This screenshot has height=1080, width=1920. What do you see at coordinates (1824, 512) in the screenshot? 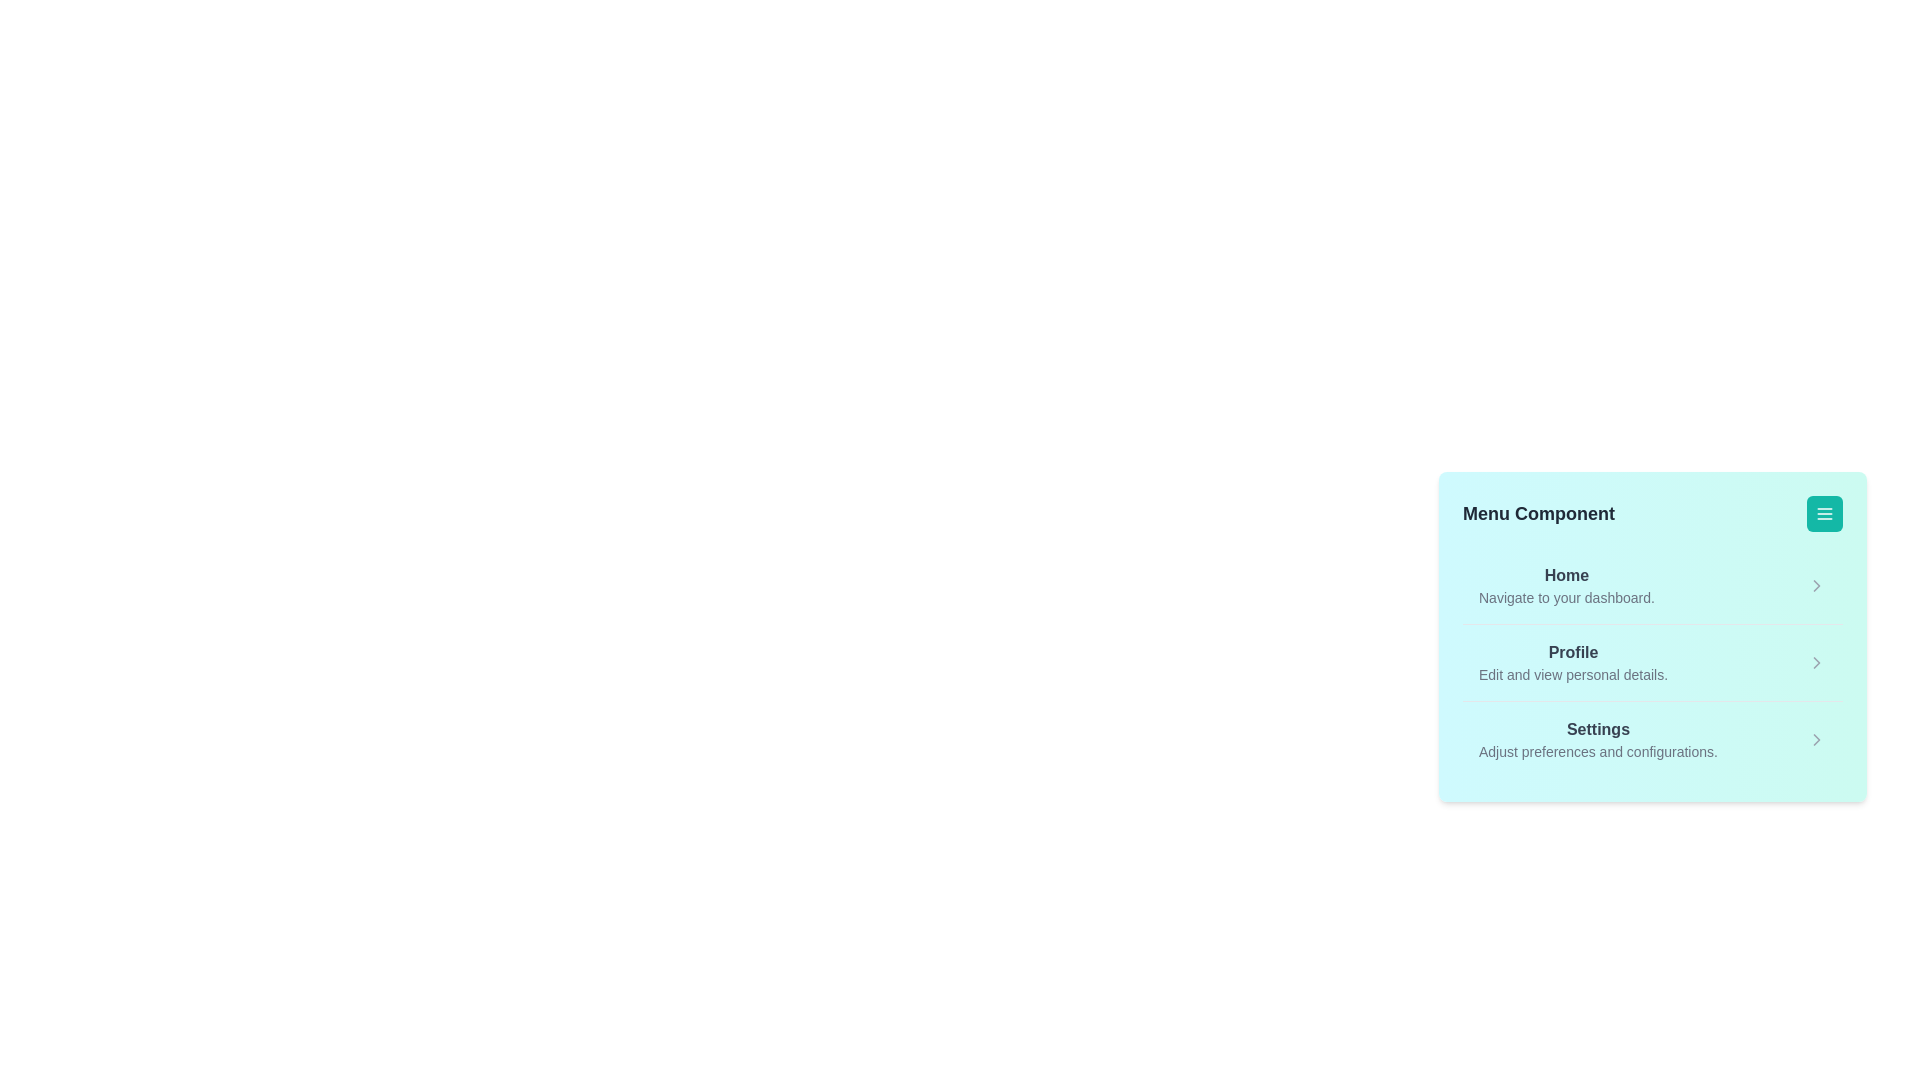
I see `the menu icon to open additional options` at bounding box center [1824, 512].